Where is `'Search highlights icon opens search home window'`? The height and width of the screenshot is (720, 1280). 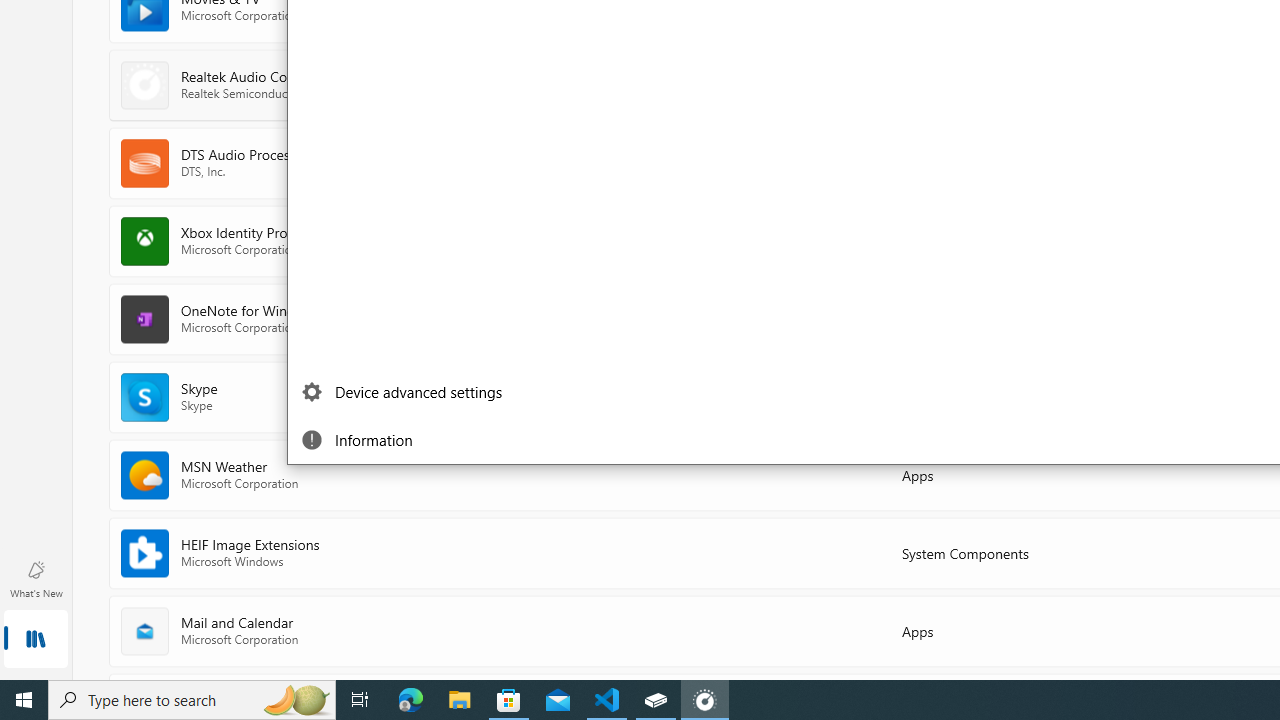 'Search highlights icon opens search home window' is located at coordinates (294, 698).